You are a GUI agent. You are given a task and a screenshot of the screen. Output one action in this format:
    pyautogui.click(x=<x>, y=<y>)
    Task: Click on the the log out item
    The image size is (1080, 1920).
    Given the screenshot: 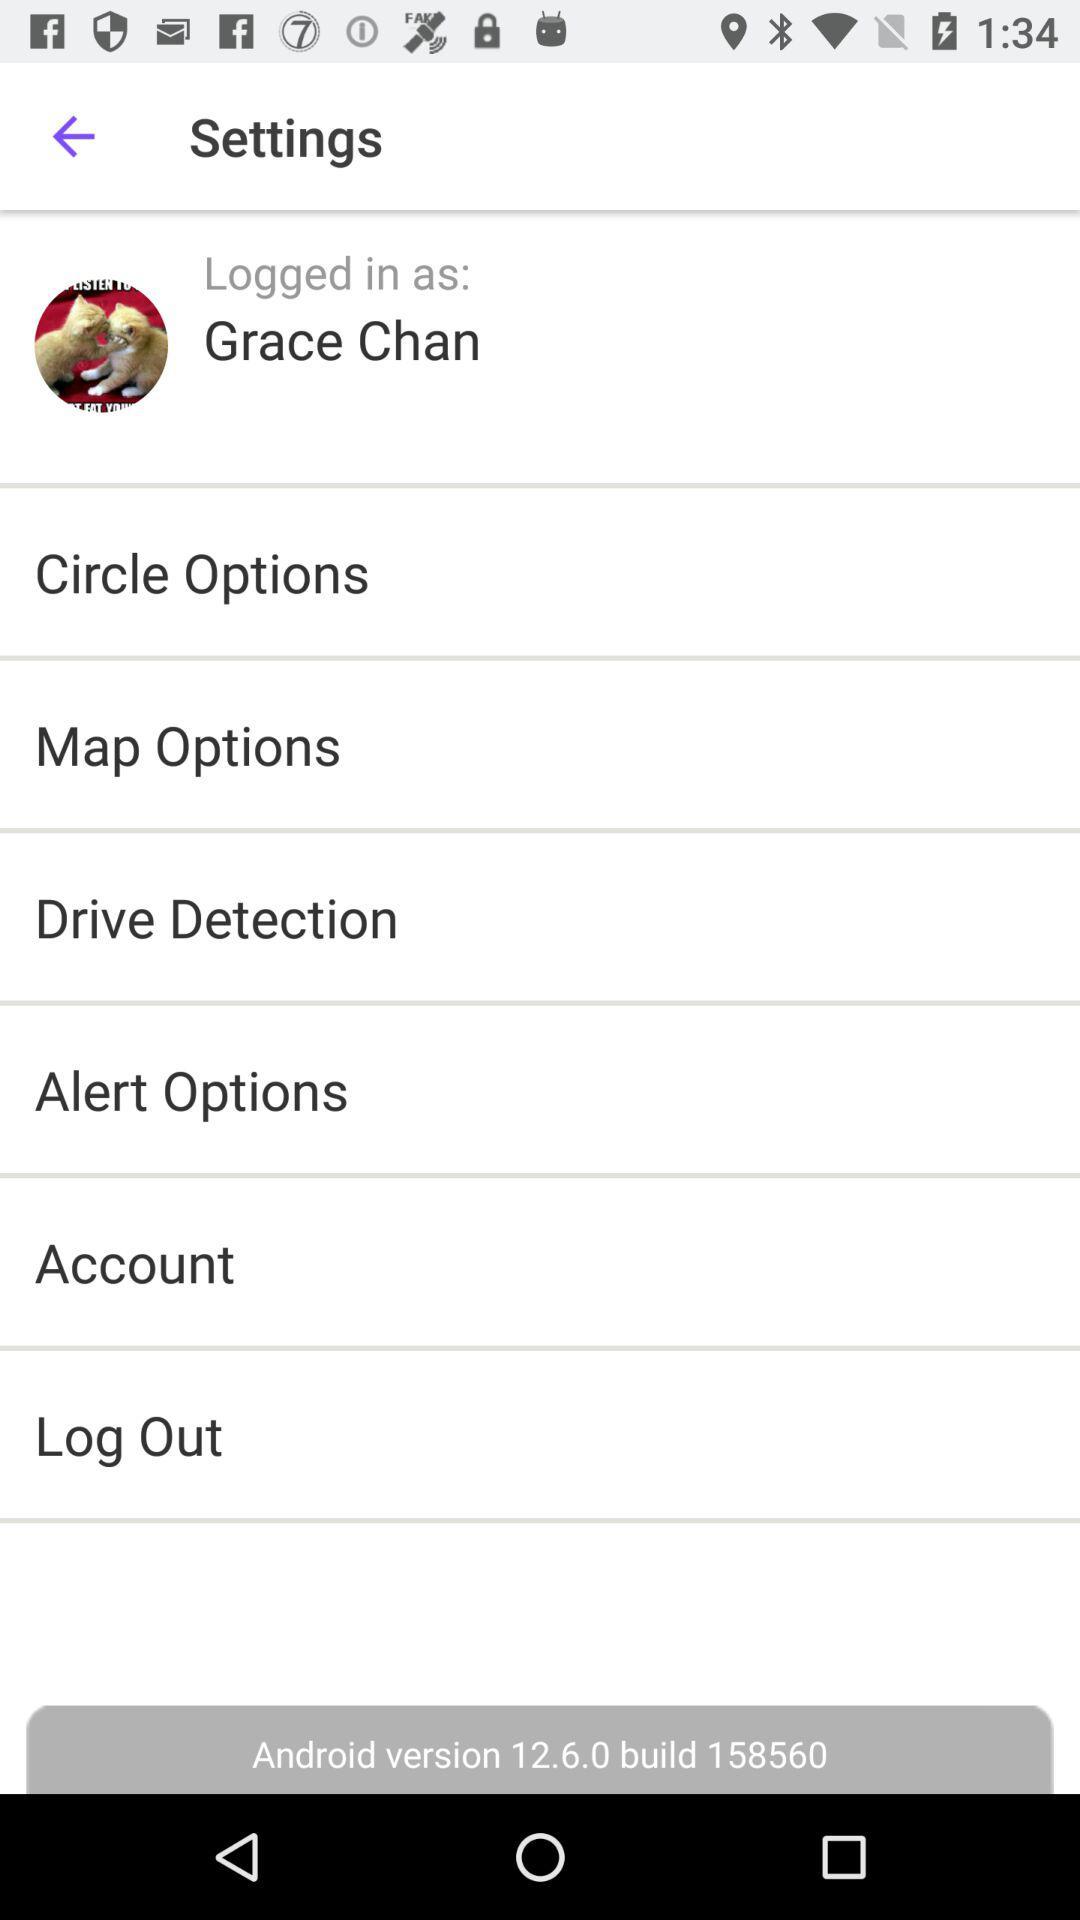 What is the action you would take?
    pyautogui.click(x=540, y=1433)
    